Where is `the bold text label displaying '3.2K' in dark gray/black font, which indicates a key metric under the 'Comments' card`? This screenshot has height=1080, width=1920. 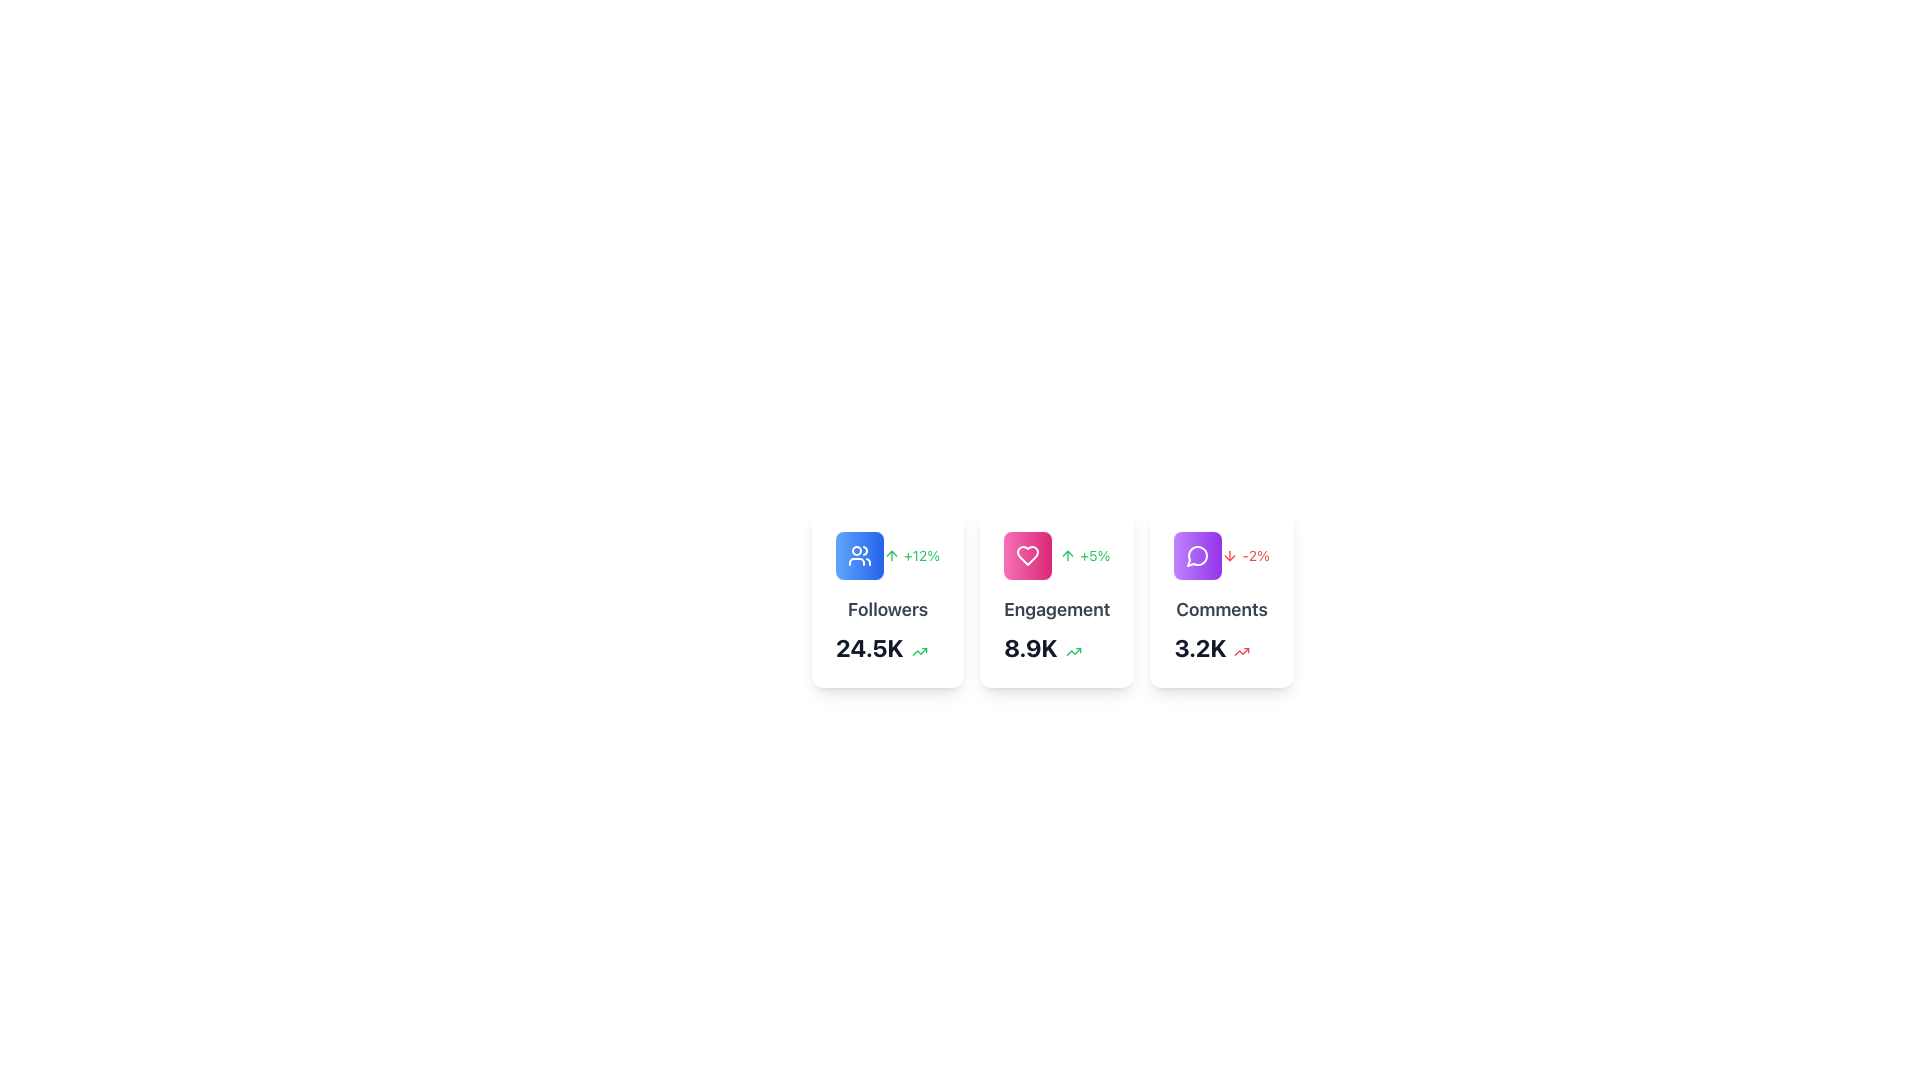 the bold text label displaying '3.2K' in dark gray/black font, which indicates a key metric under the 'Comments' card is located at coordinates (1200, 648).